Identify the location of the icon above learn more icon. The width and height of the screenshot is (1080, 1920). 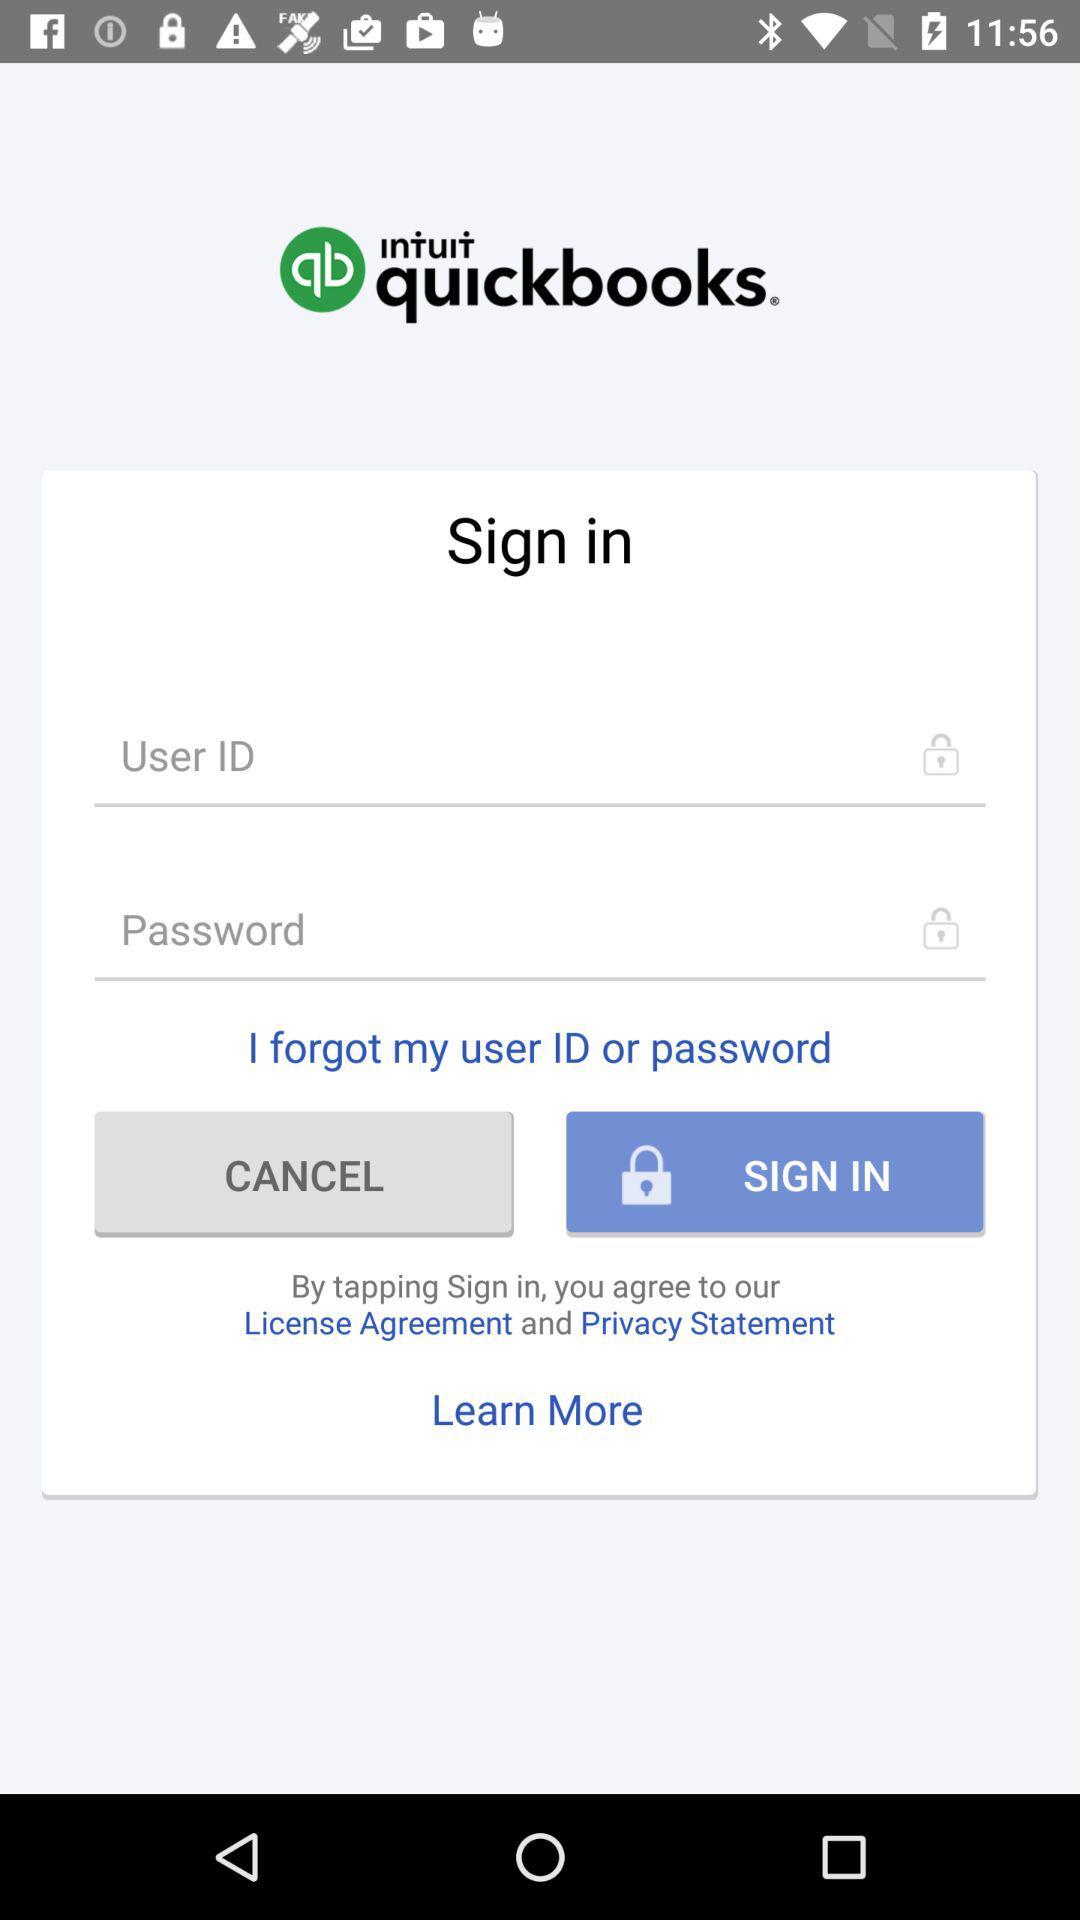
(538, 1303).